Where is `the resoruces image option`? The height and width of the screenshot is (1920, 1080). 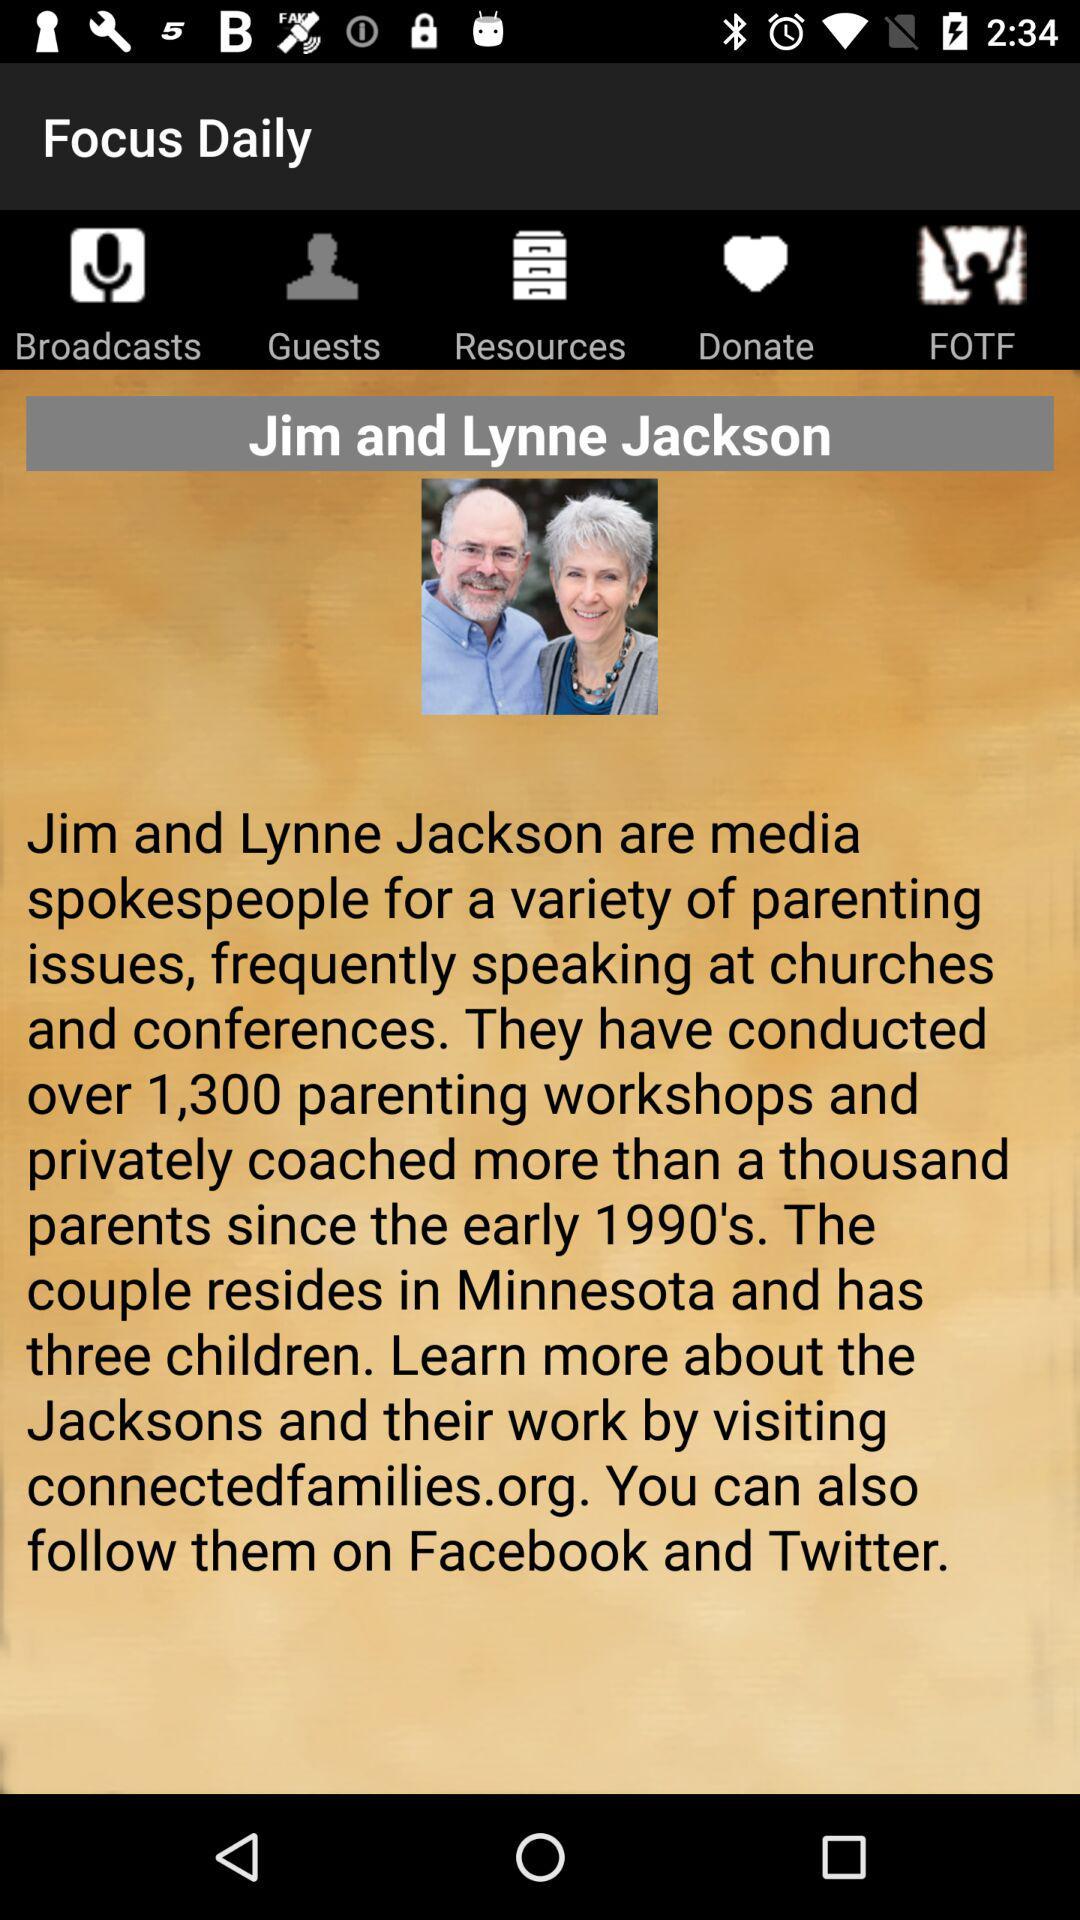 the resoruces image option is located at coordinates (540, 263).